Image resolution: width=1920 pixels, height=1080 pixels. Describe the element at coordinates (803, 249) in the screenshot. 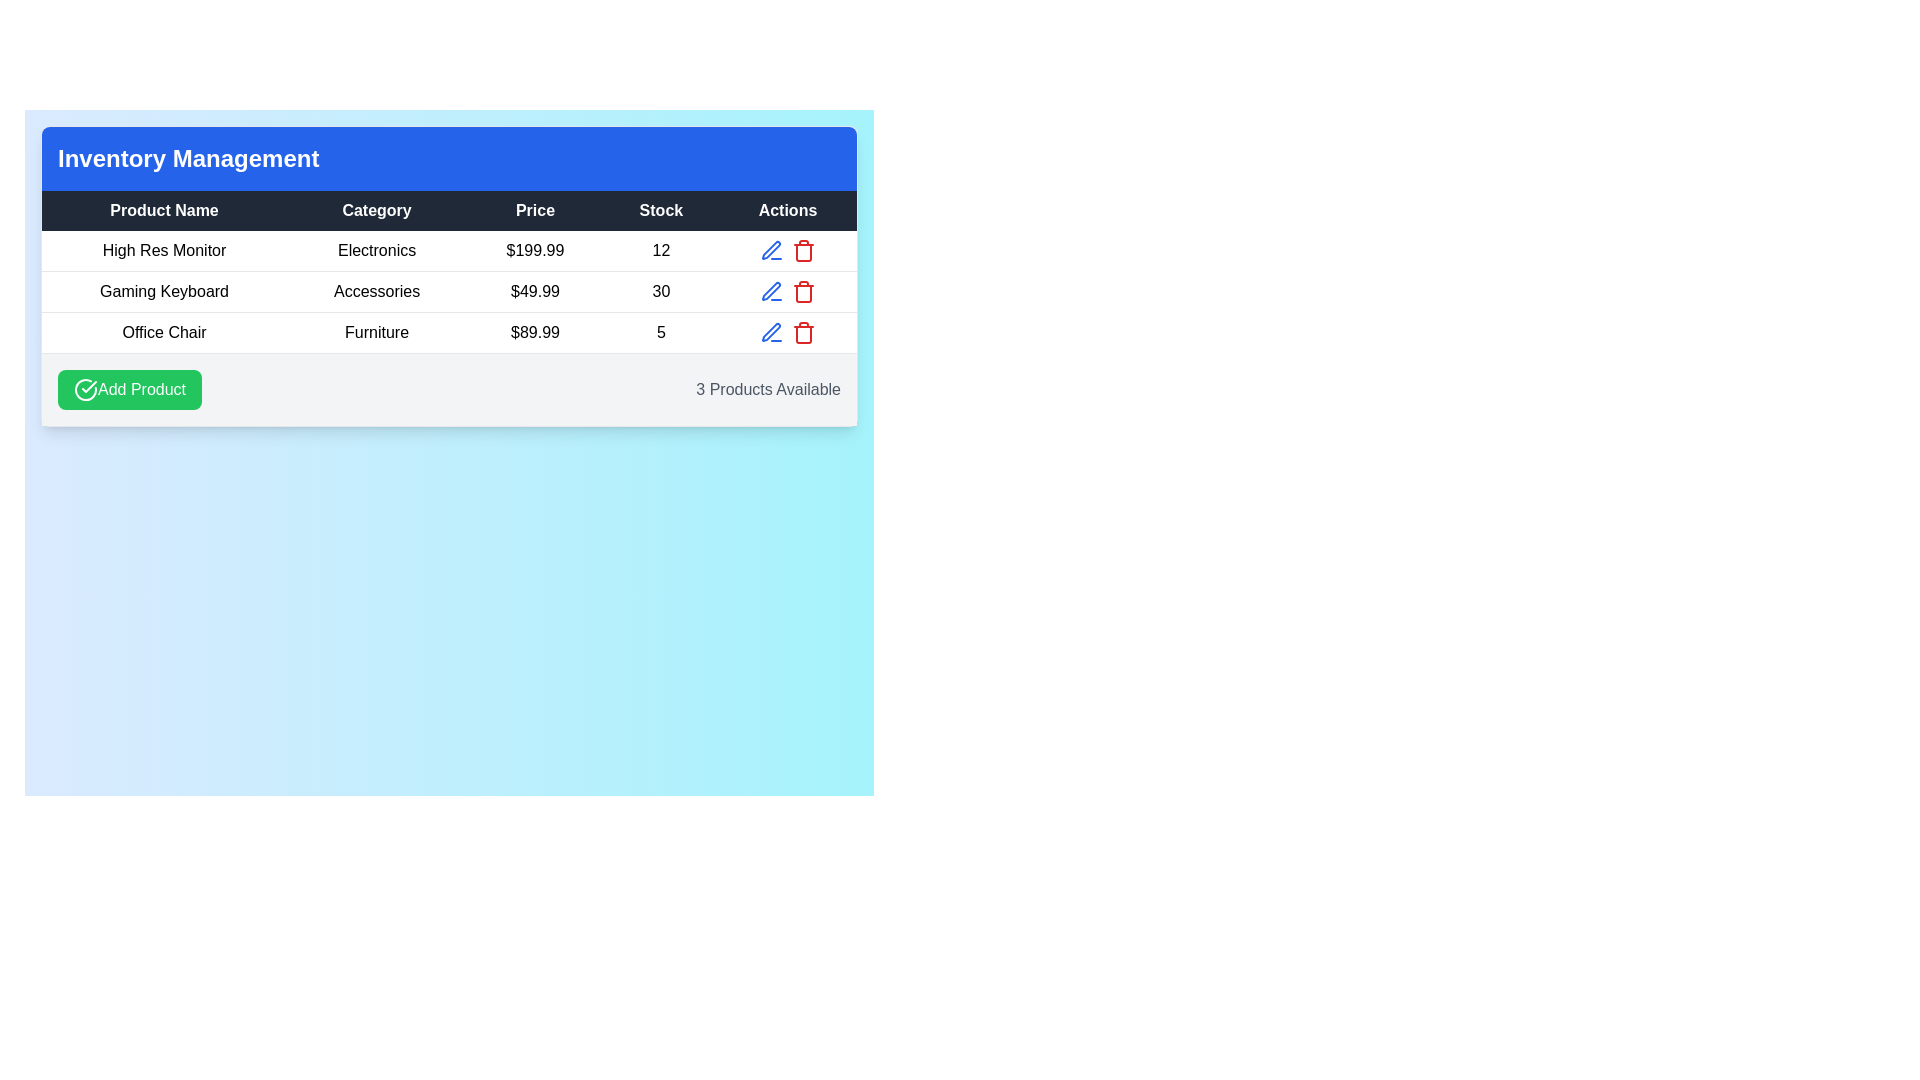

I see `the red delete icon in the Actions column of the first row of the table` at that location.